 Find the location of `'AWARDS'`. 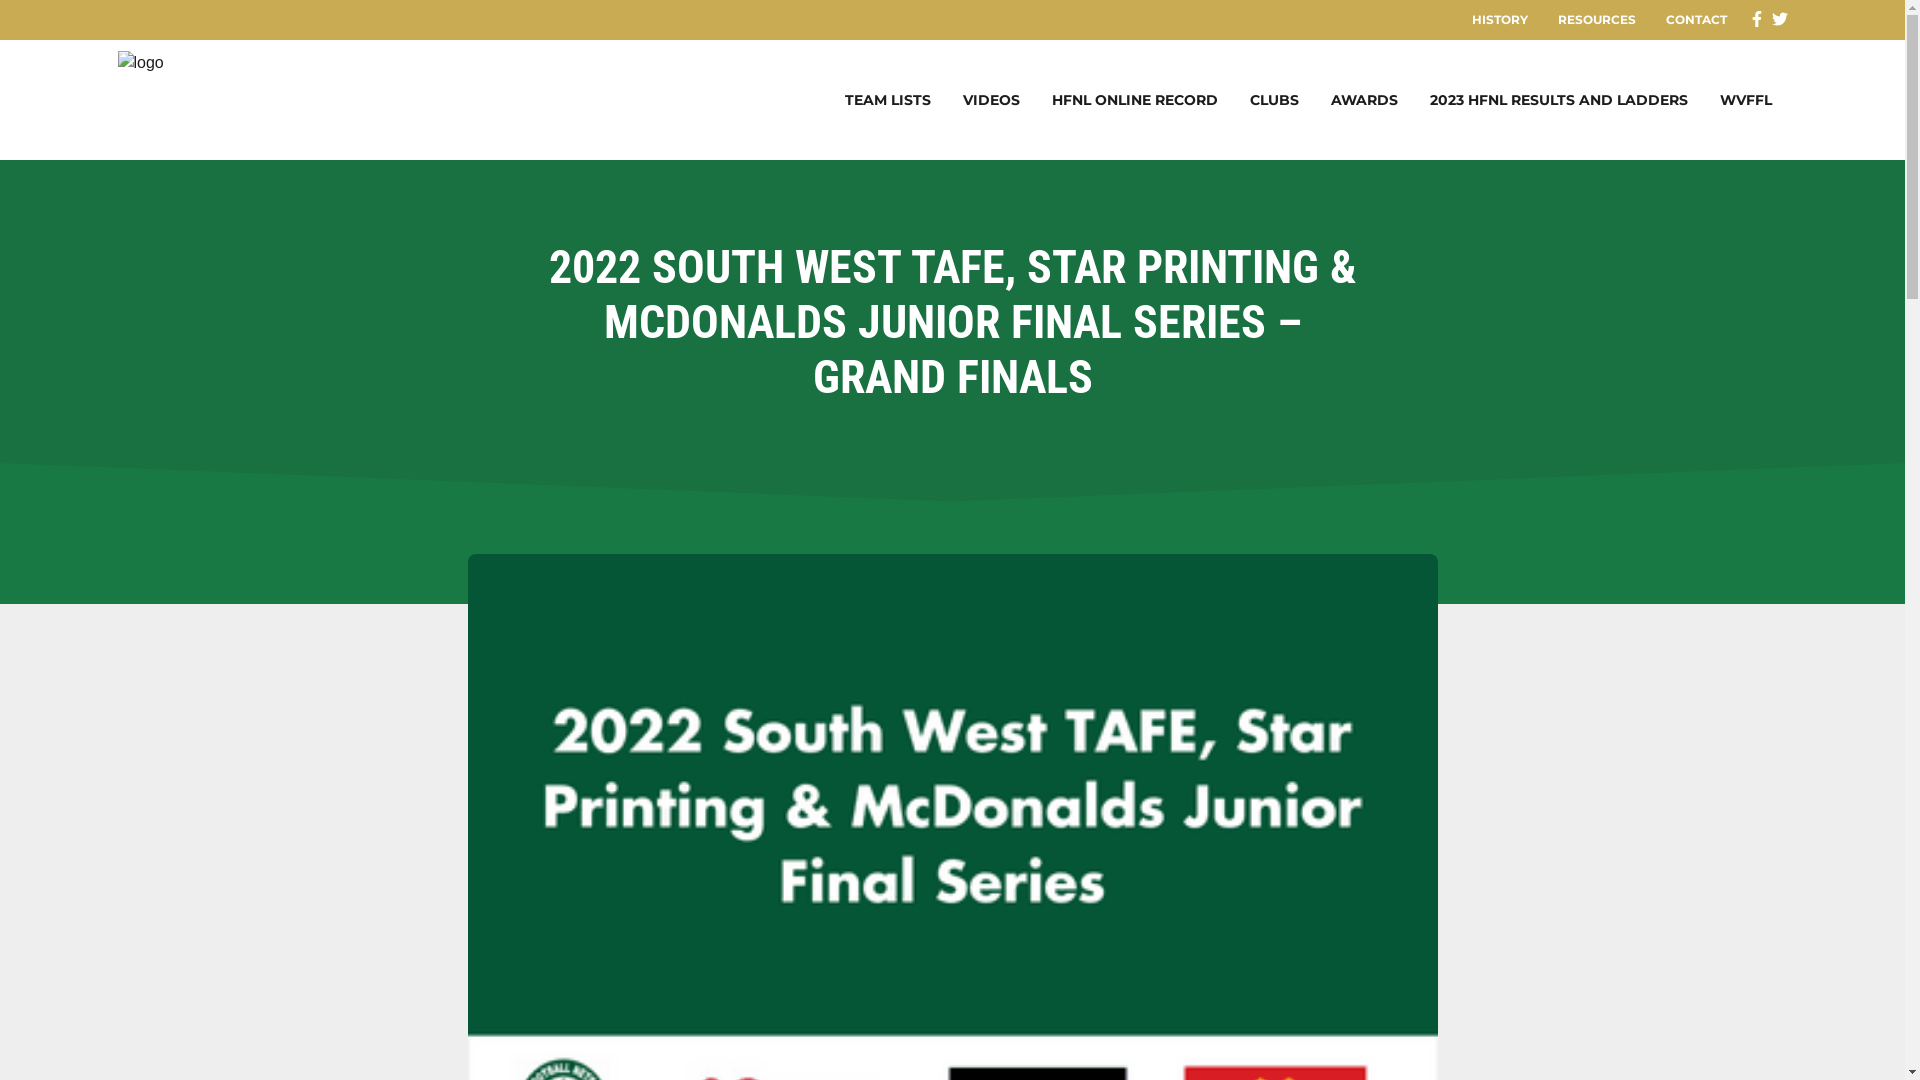

'AWARDS' is located at coordinates (1362, 100).